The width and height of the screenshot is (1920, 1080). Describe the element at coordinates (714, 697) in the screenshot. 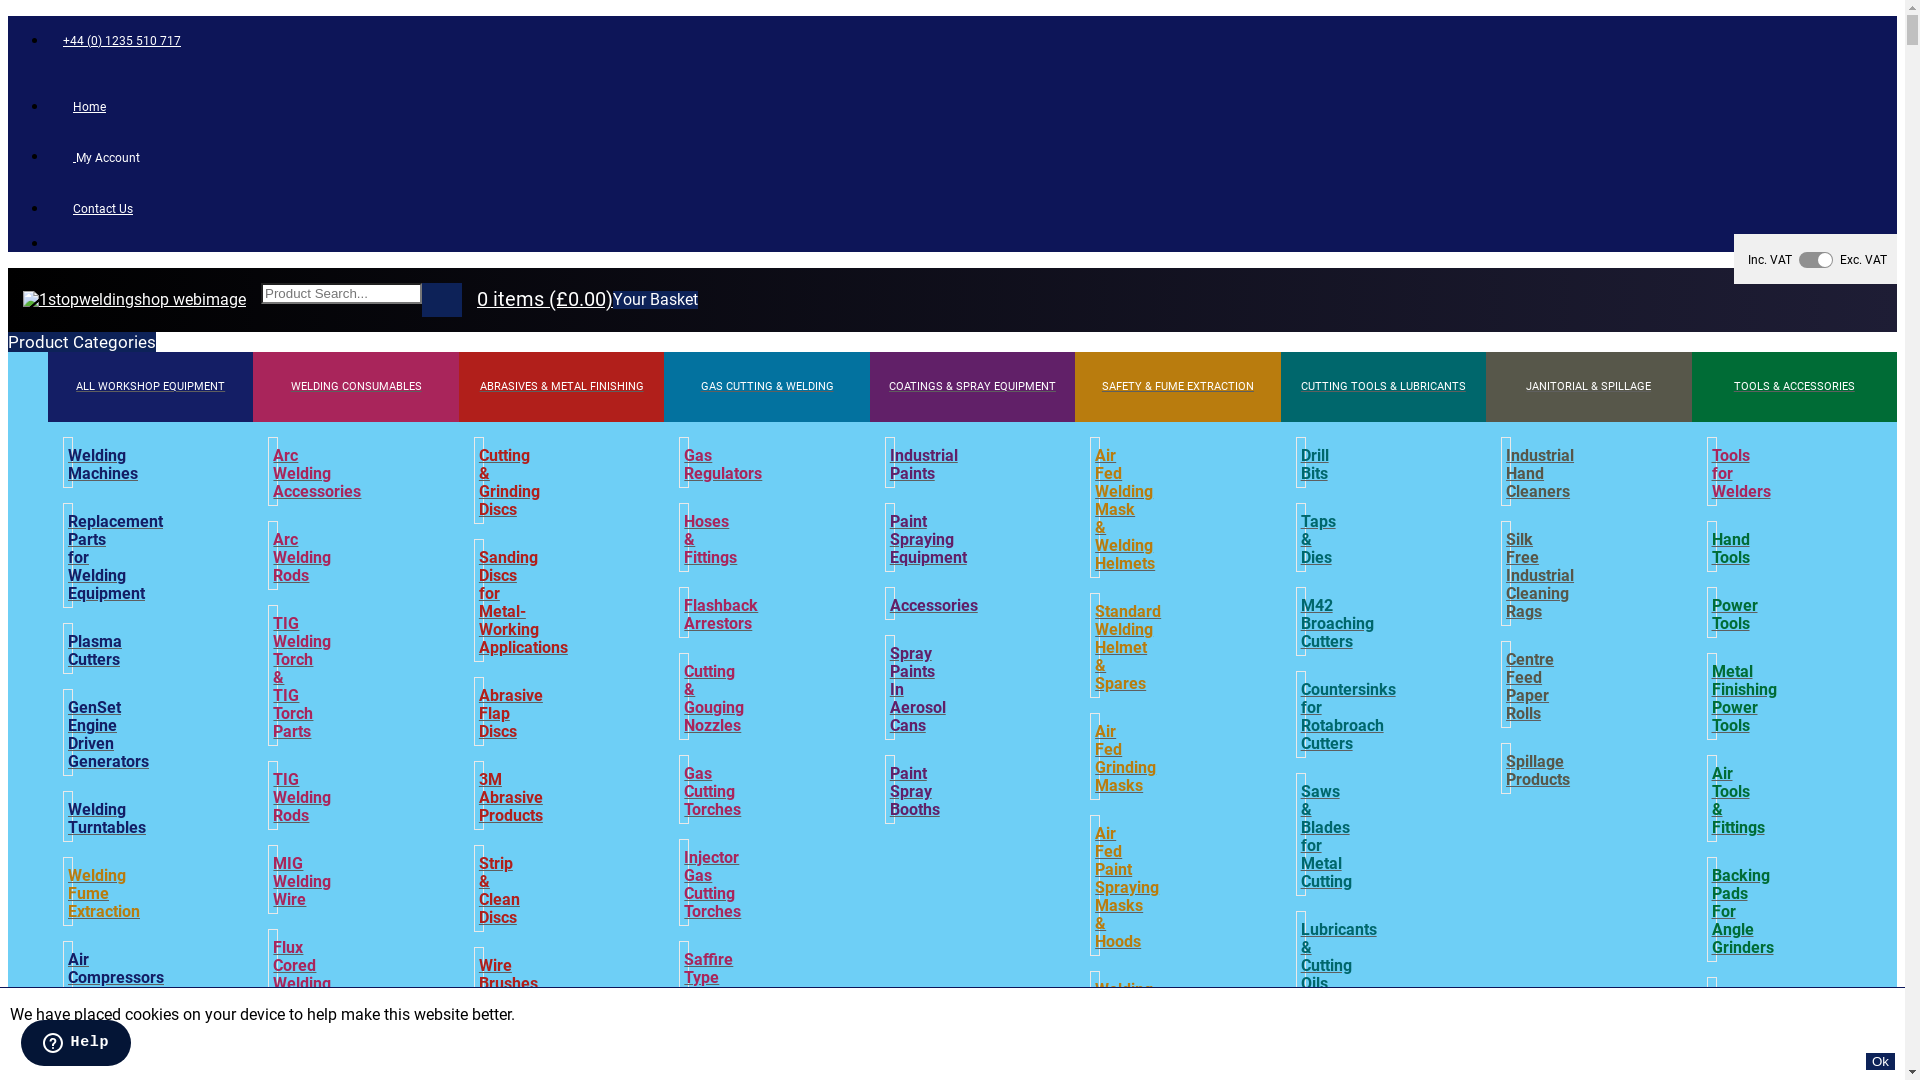

I see `'Cutting & Gouging Nozzles'` at that location.